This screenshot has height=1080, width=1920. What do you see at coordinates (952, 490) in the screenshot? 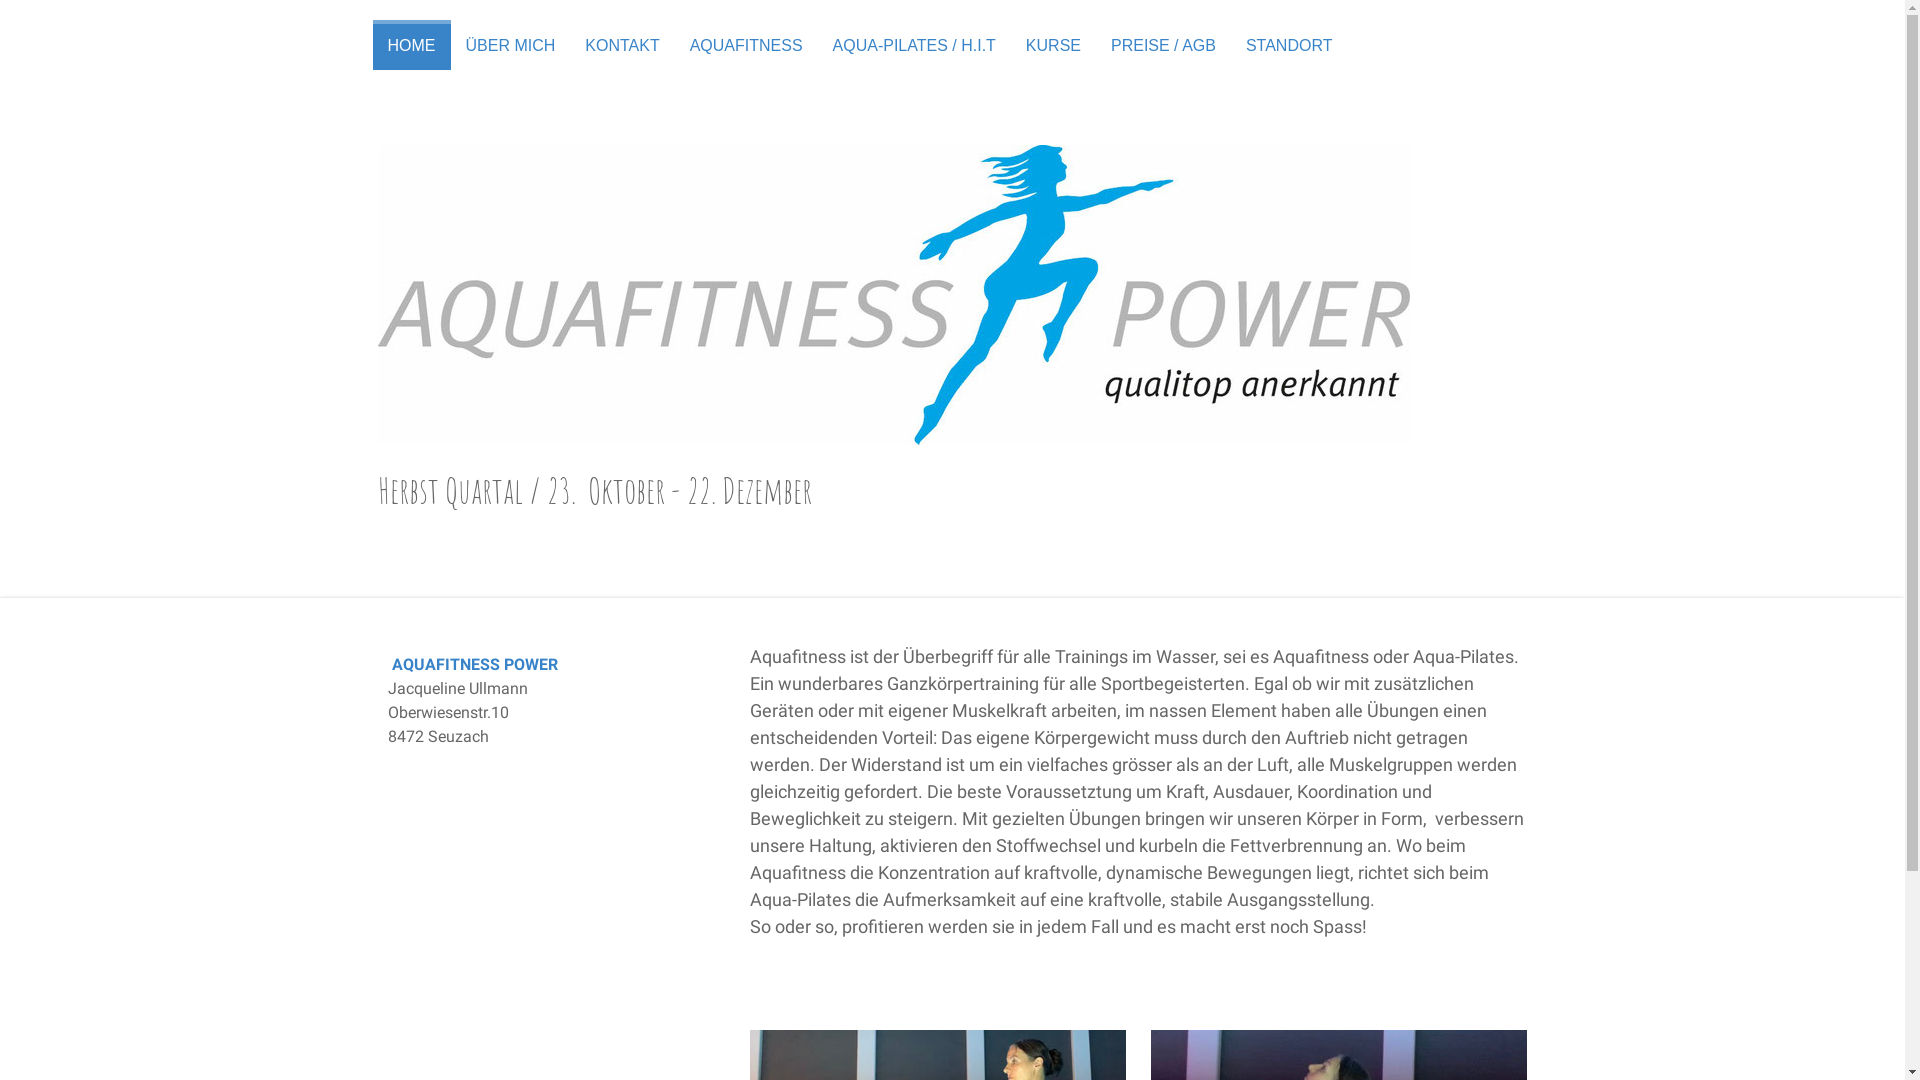
I see `'Herbst Quartal / 23.  Oktober - 22. Dezember'` at bounding box center [952, 490].